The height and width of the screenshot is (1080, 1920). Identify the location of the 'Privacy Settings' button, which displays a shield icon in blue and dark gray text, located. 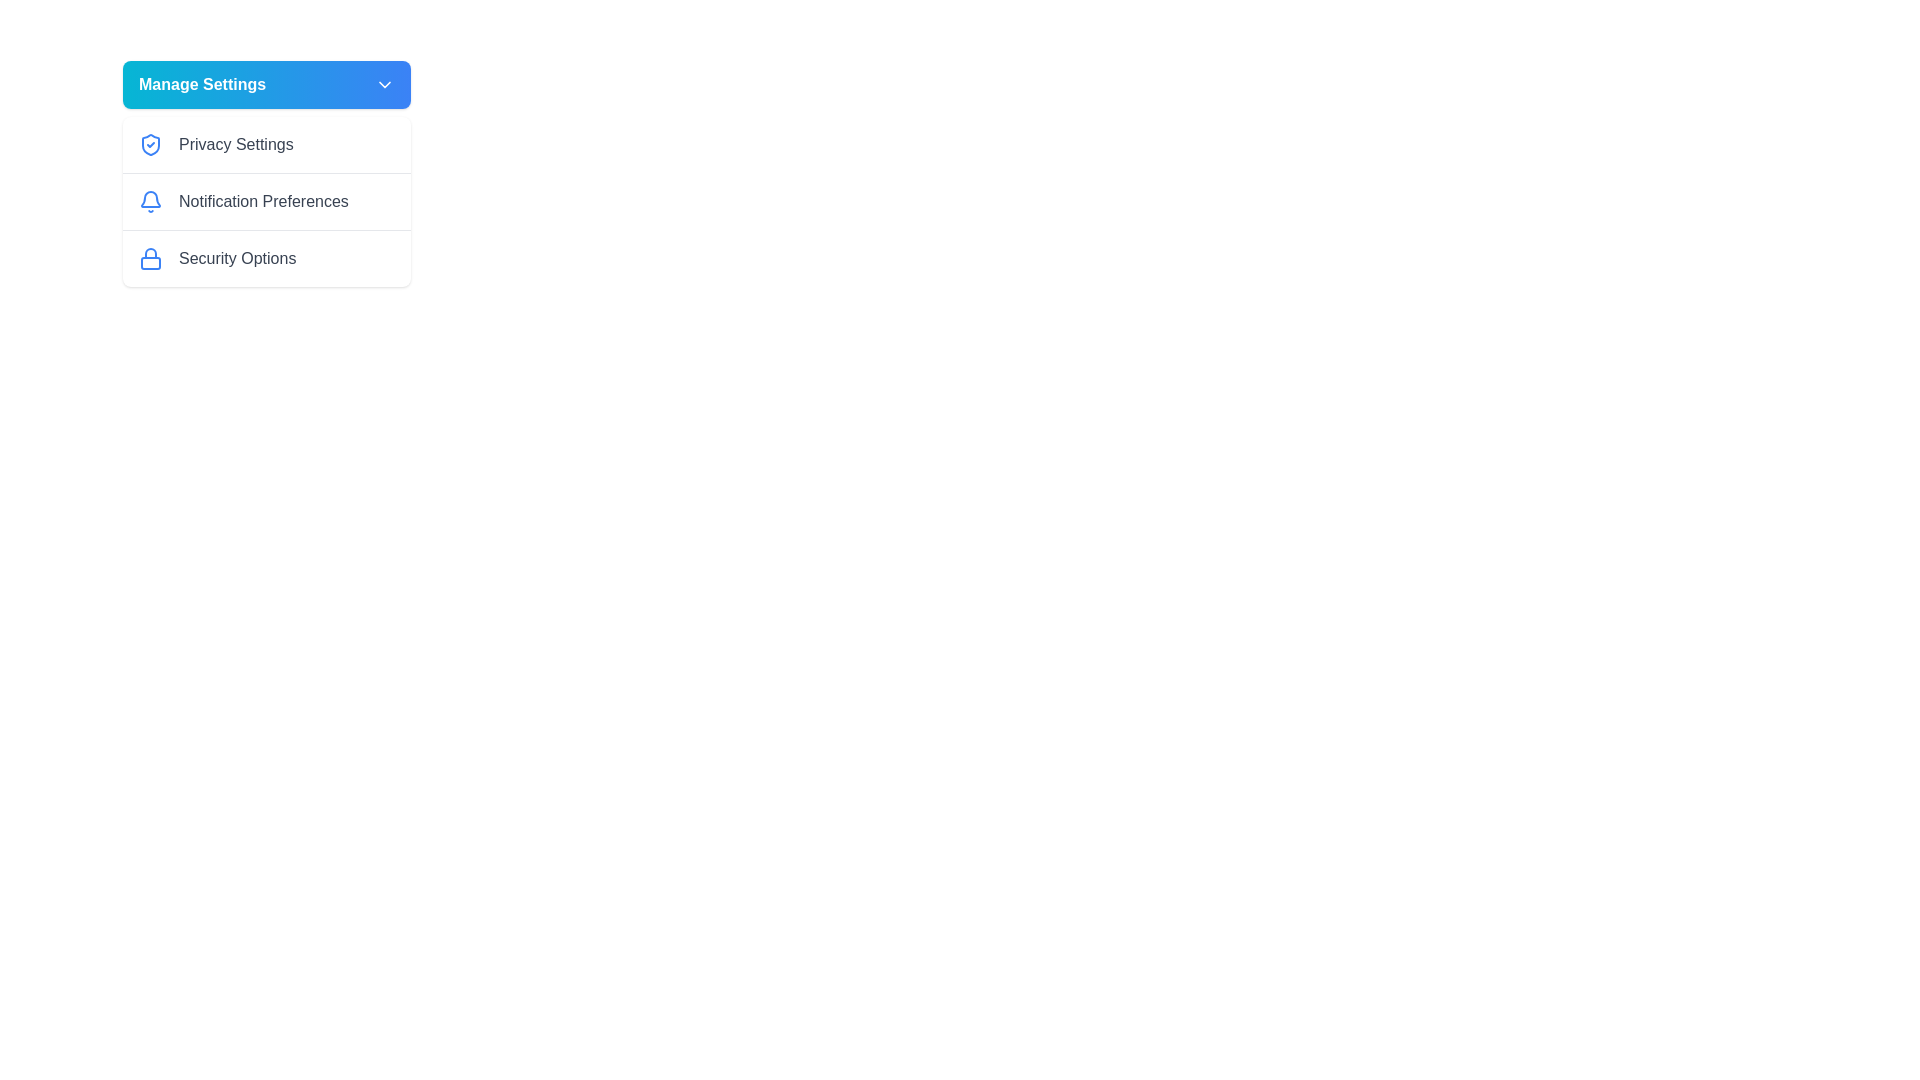
(266, 144).